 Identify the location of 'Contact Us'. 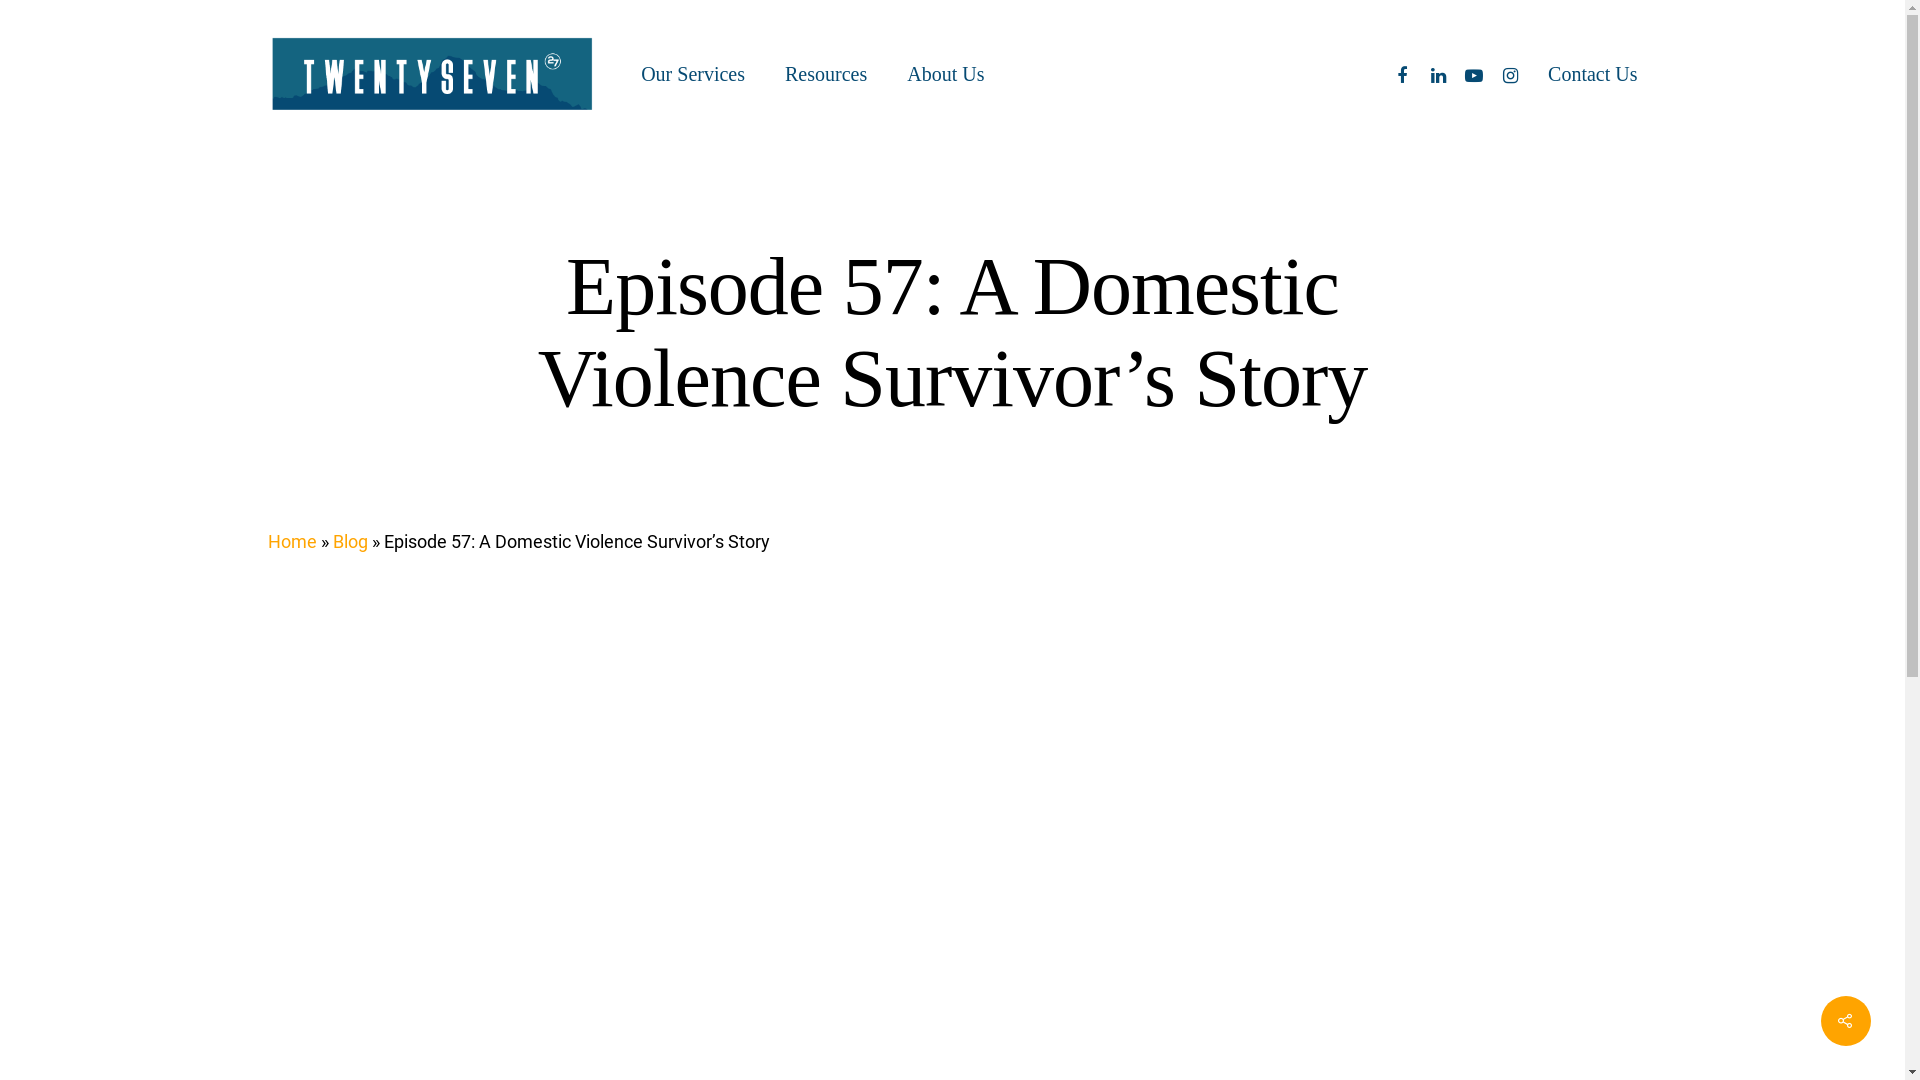
(1591, 72).